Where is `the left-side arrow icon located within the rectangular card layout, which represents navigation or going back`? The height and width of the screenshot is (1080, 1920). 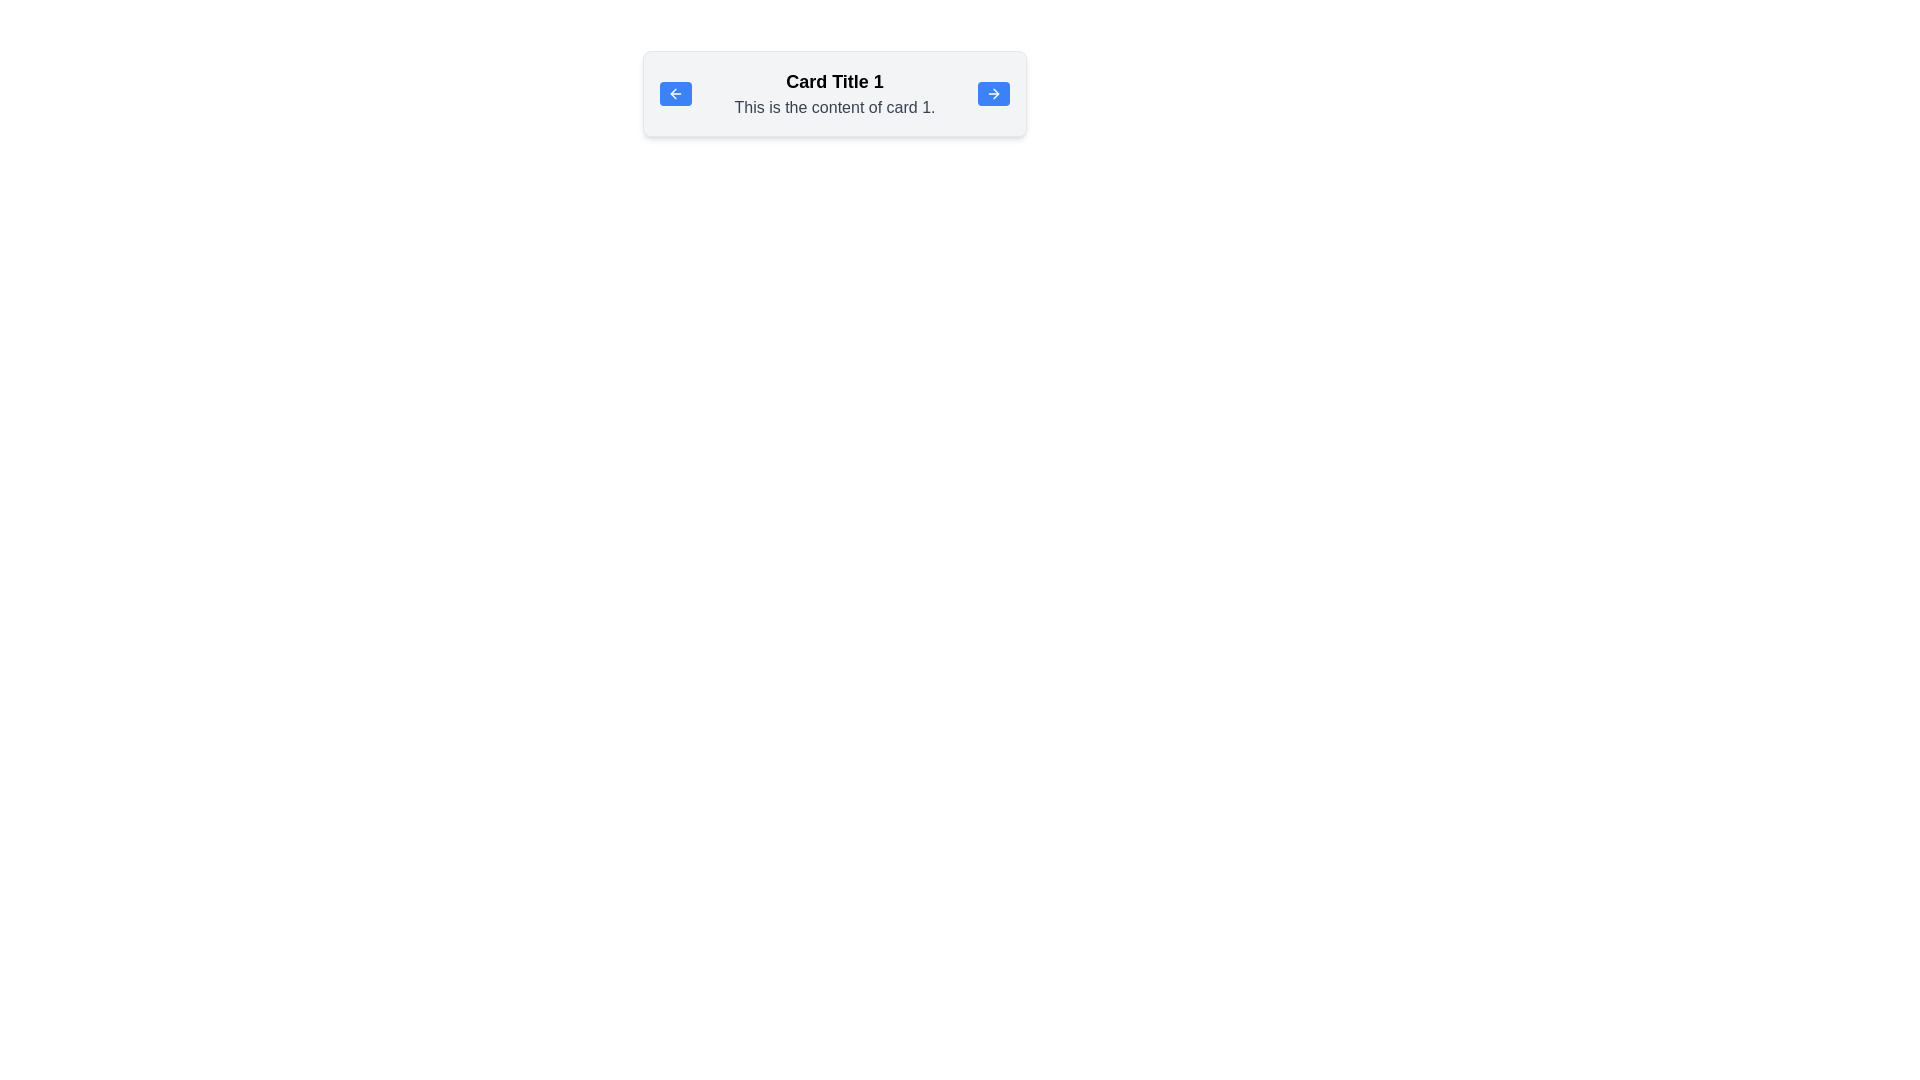 the left-side arrow icon located within the rectangular card layout, which represents navigation or going back is located at coordinates (673, 93).